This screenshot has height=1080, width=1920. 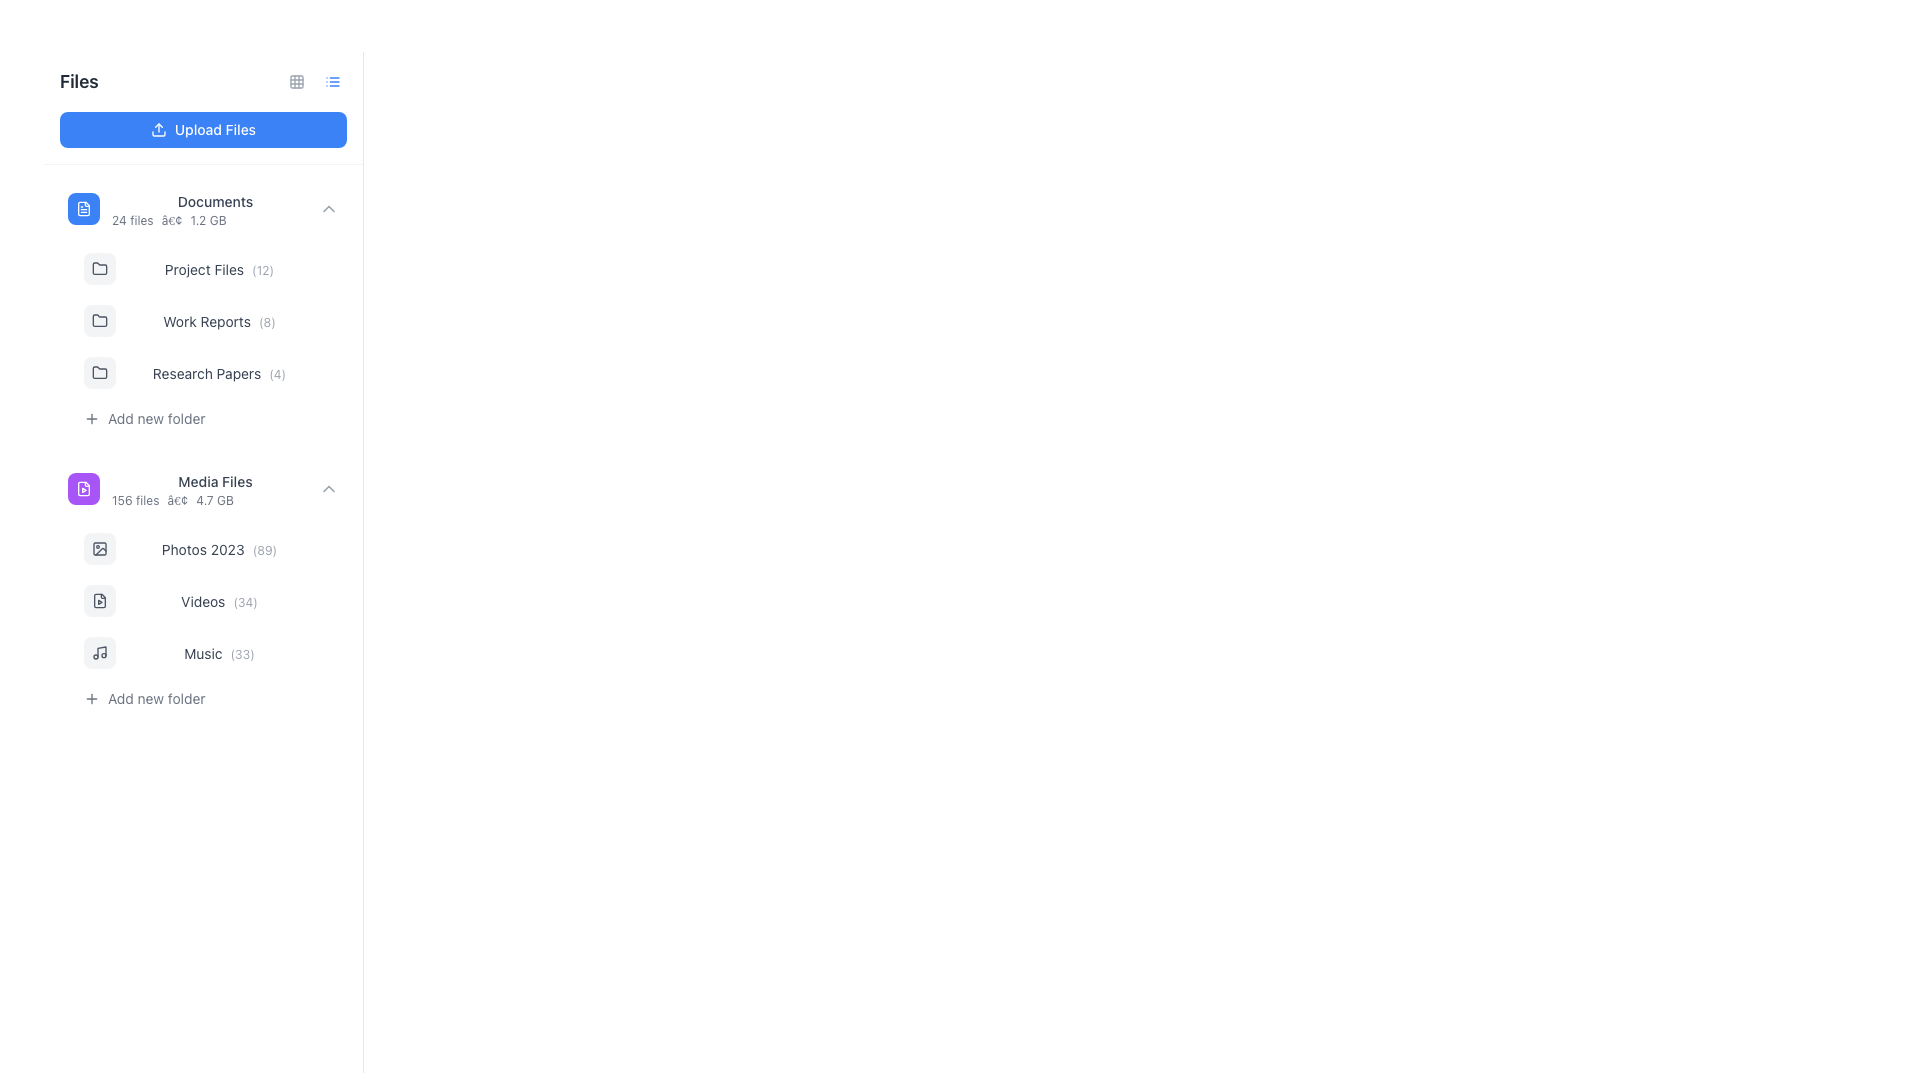 What do you see at coordinates (134, 500) in the screenshot?
I see `the text label that indicates the number of files within the 'Media Files' folder, positioned to the left of the separator and below the folder entry` at bounding box center [134, 500].